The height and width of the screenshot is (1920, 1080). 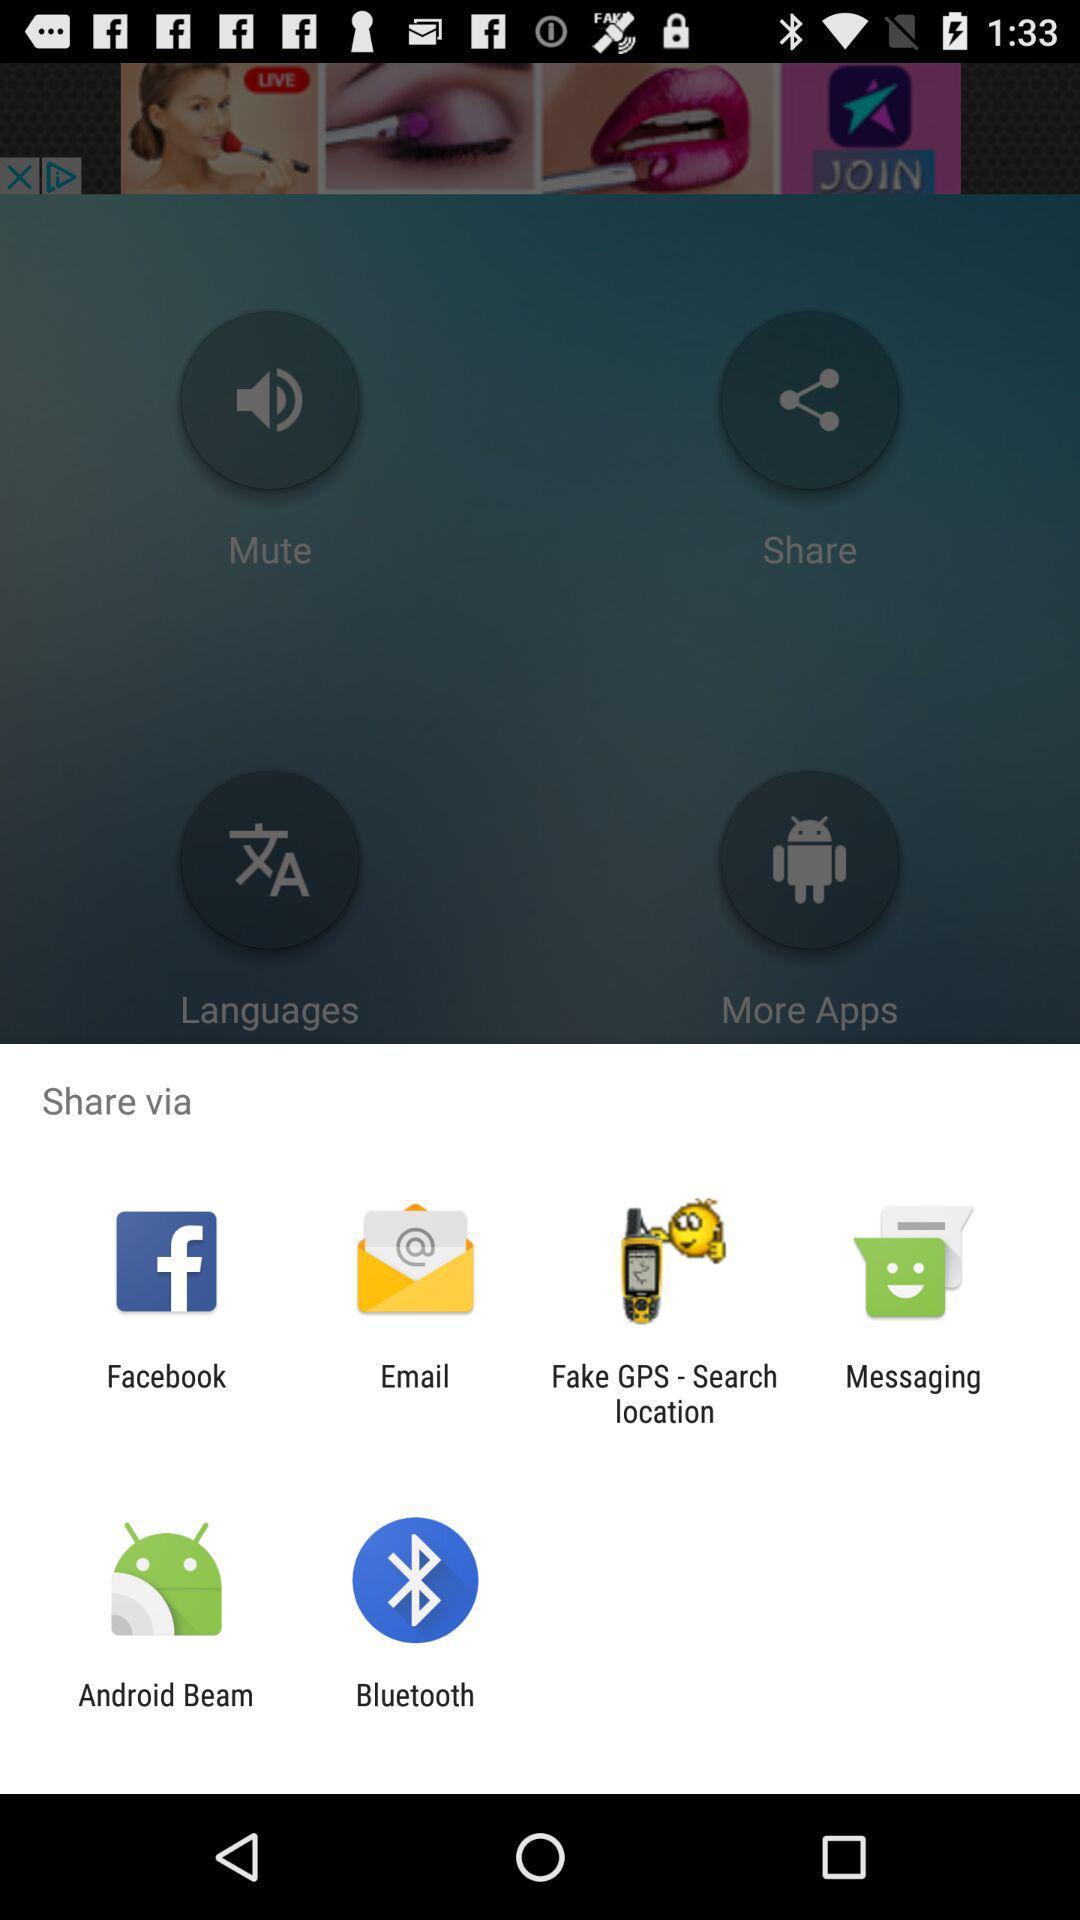 What do you see at coordinates (165, 1711) in the screenshot?
I see `the item next to bluetooth app` at bounding box center [165, 1711].